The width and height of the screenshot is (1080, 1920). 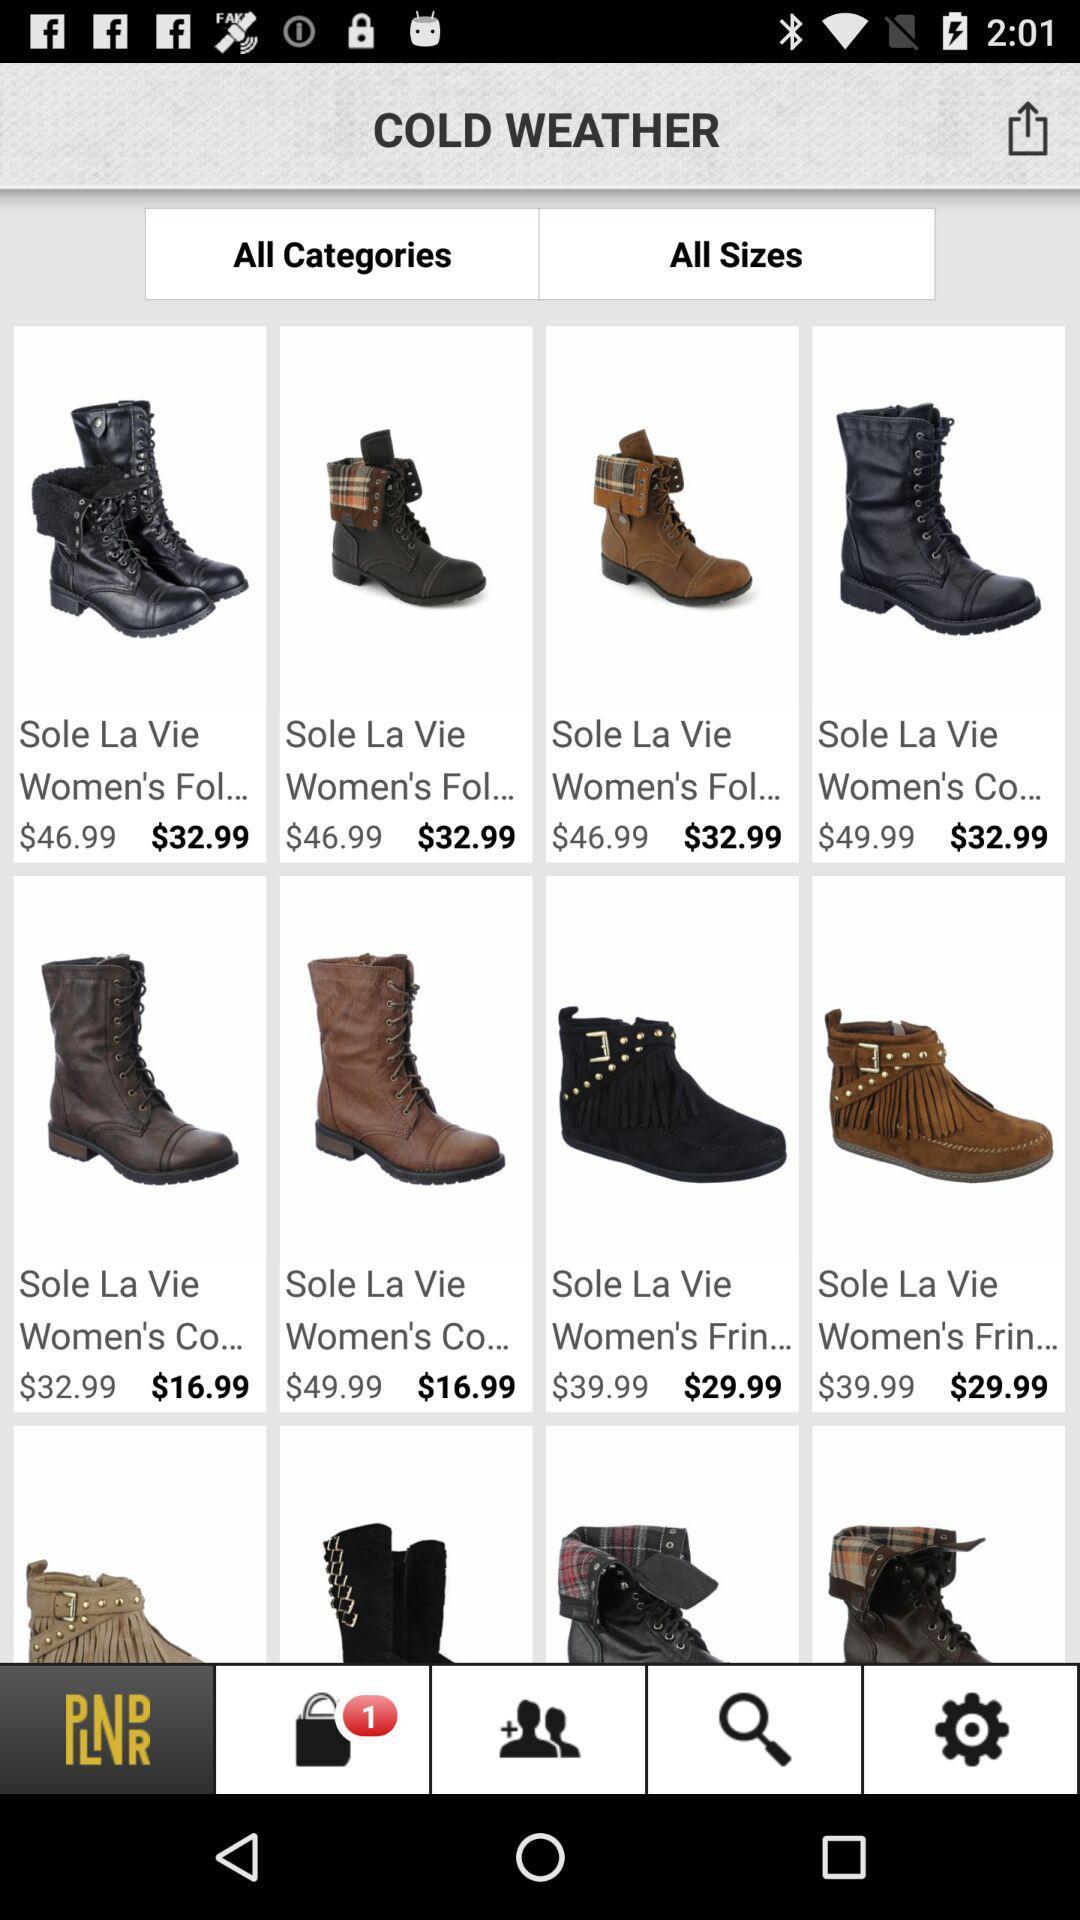 I want to click on the icon next to the all categories icon, so click(x=736, y=252).